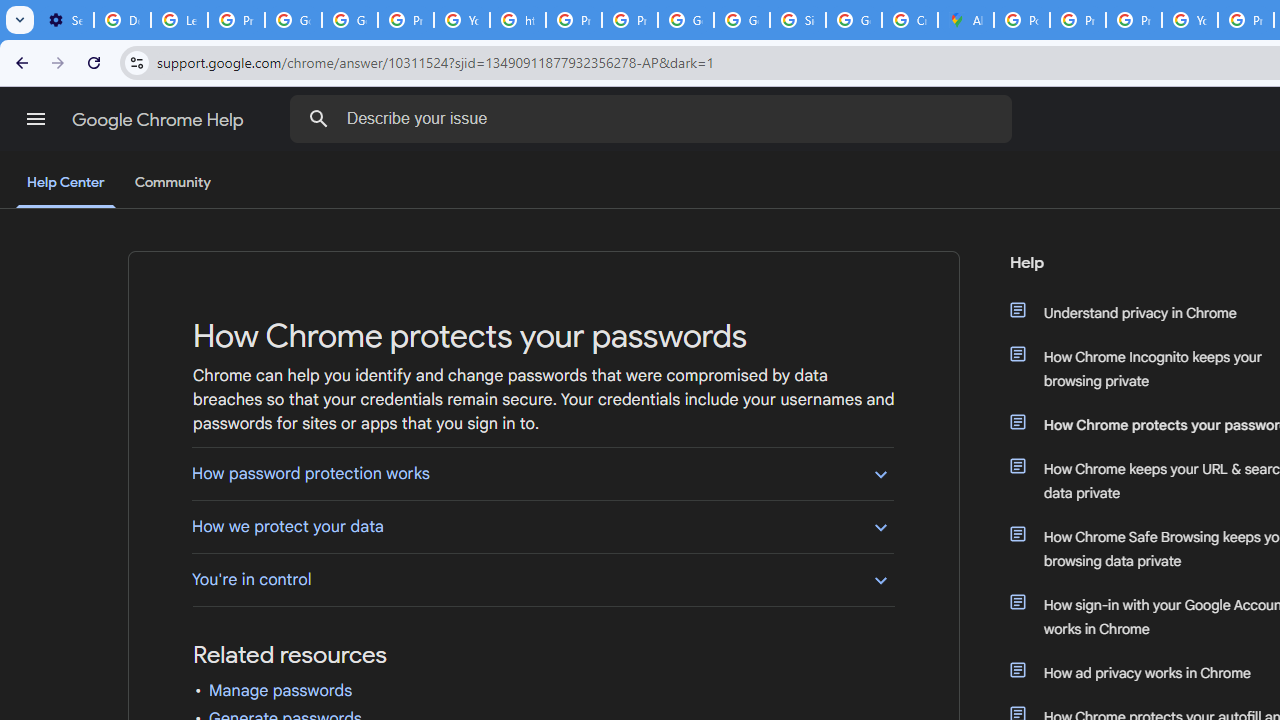 The image size is (1280, 720). I want to click on 'Community', so click(172, 183).